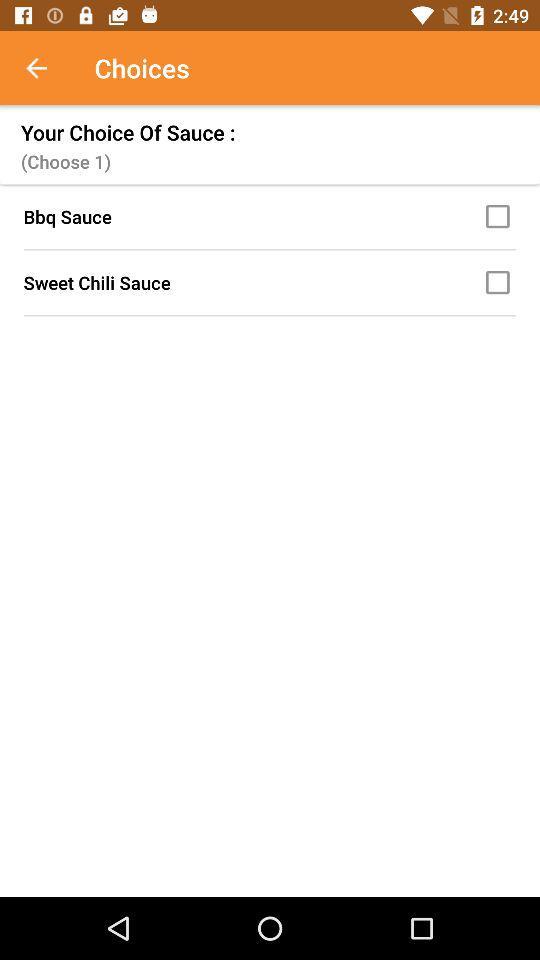  Describe the element at coordinates (500, 216) in the screenshot. I see `bbq sauce` at that location.